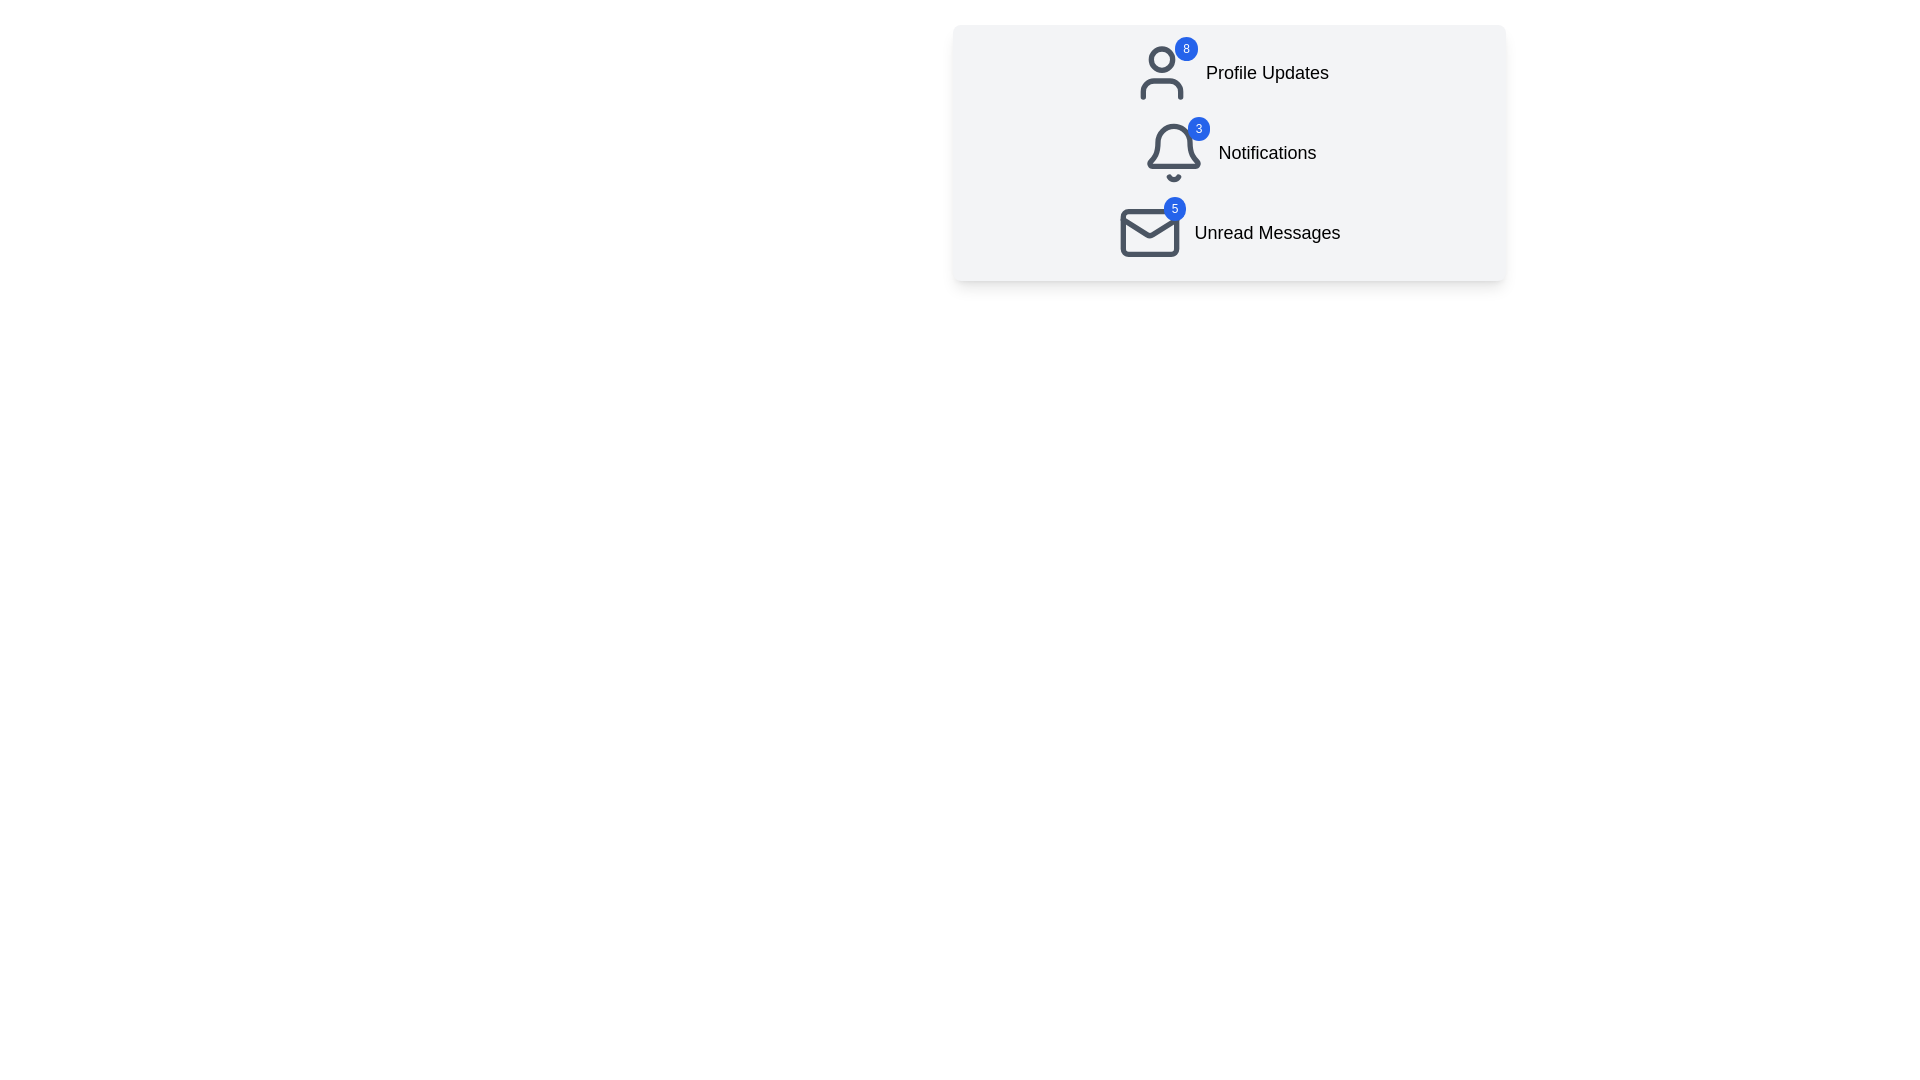 This screenshot has width=1920, height=1080. What do you see at coordinates (1175, 208) in the screenshot?
I see `the Notification Badge that displays the count of unread messages, located at the top-right corner of the envelope icon in the vertical list of notification icons` at bounding box center [1175, 208].